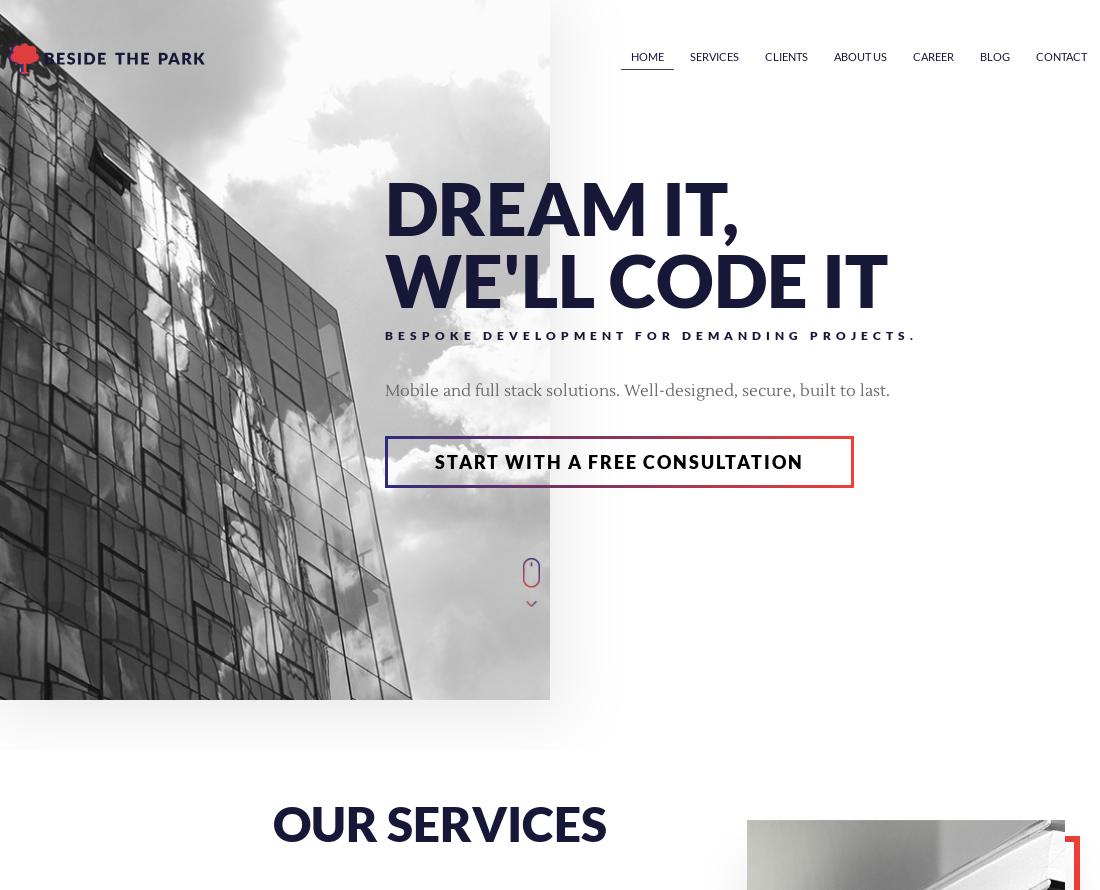 This screenshot has height=890, width=1100. I want to click on 'Dream it,', so click(560, 207).